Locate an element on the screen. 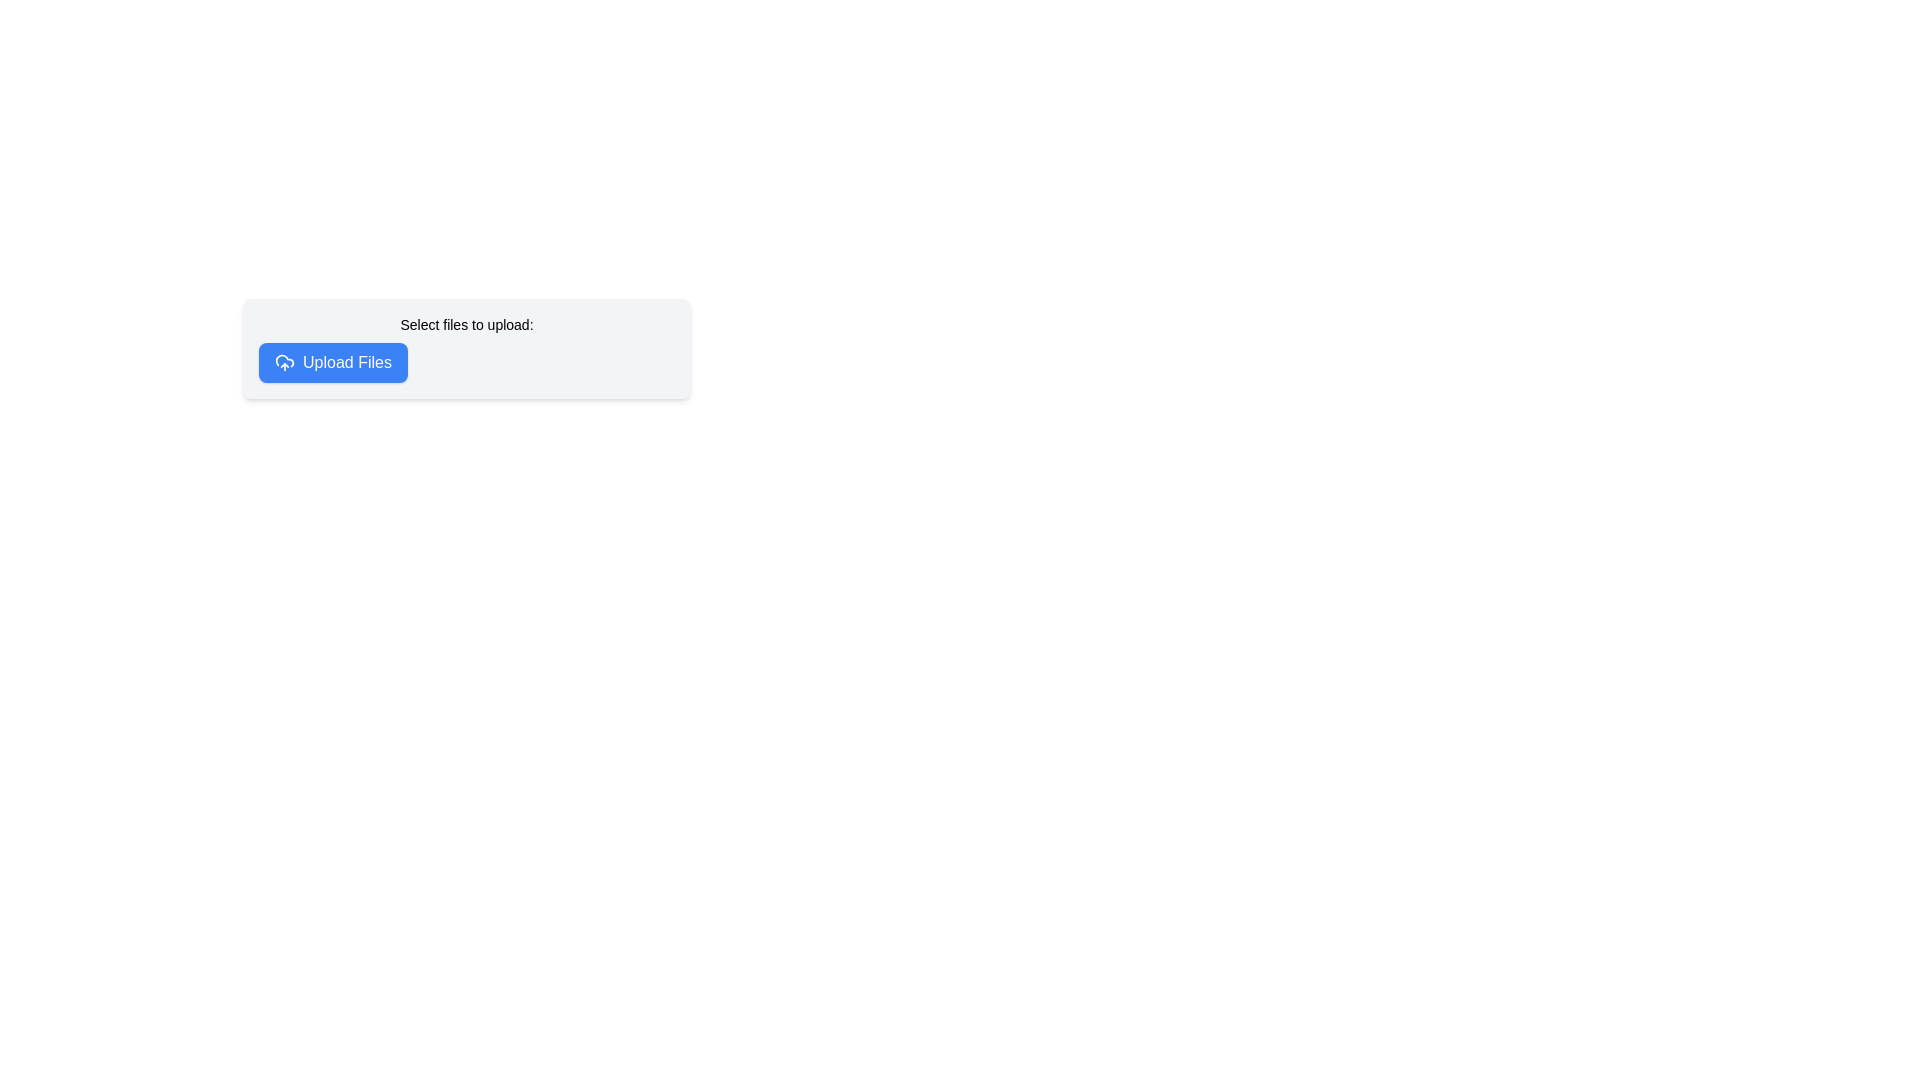 This screenshot has height=1080, width=1920. the cloud-shaped icon with an upward arrow overlay, which is located near the left edge of the blue 'Upload Files' button is located at coordinates (283, 362).